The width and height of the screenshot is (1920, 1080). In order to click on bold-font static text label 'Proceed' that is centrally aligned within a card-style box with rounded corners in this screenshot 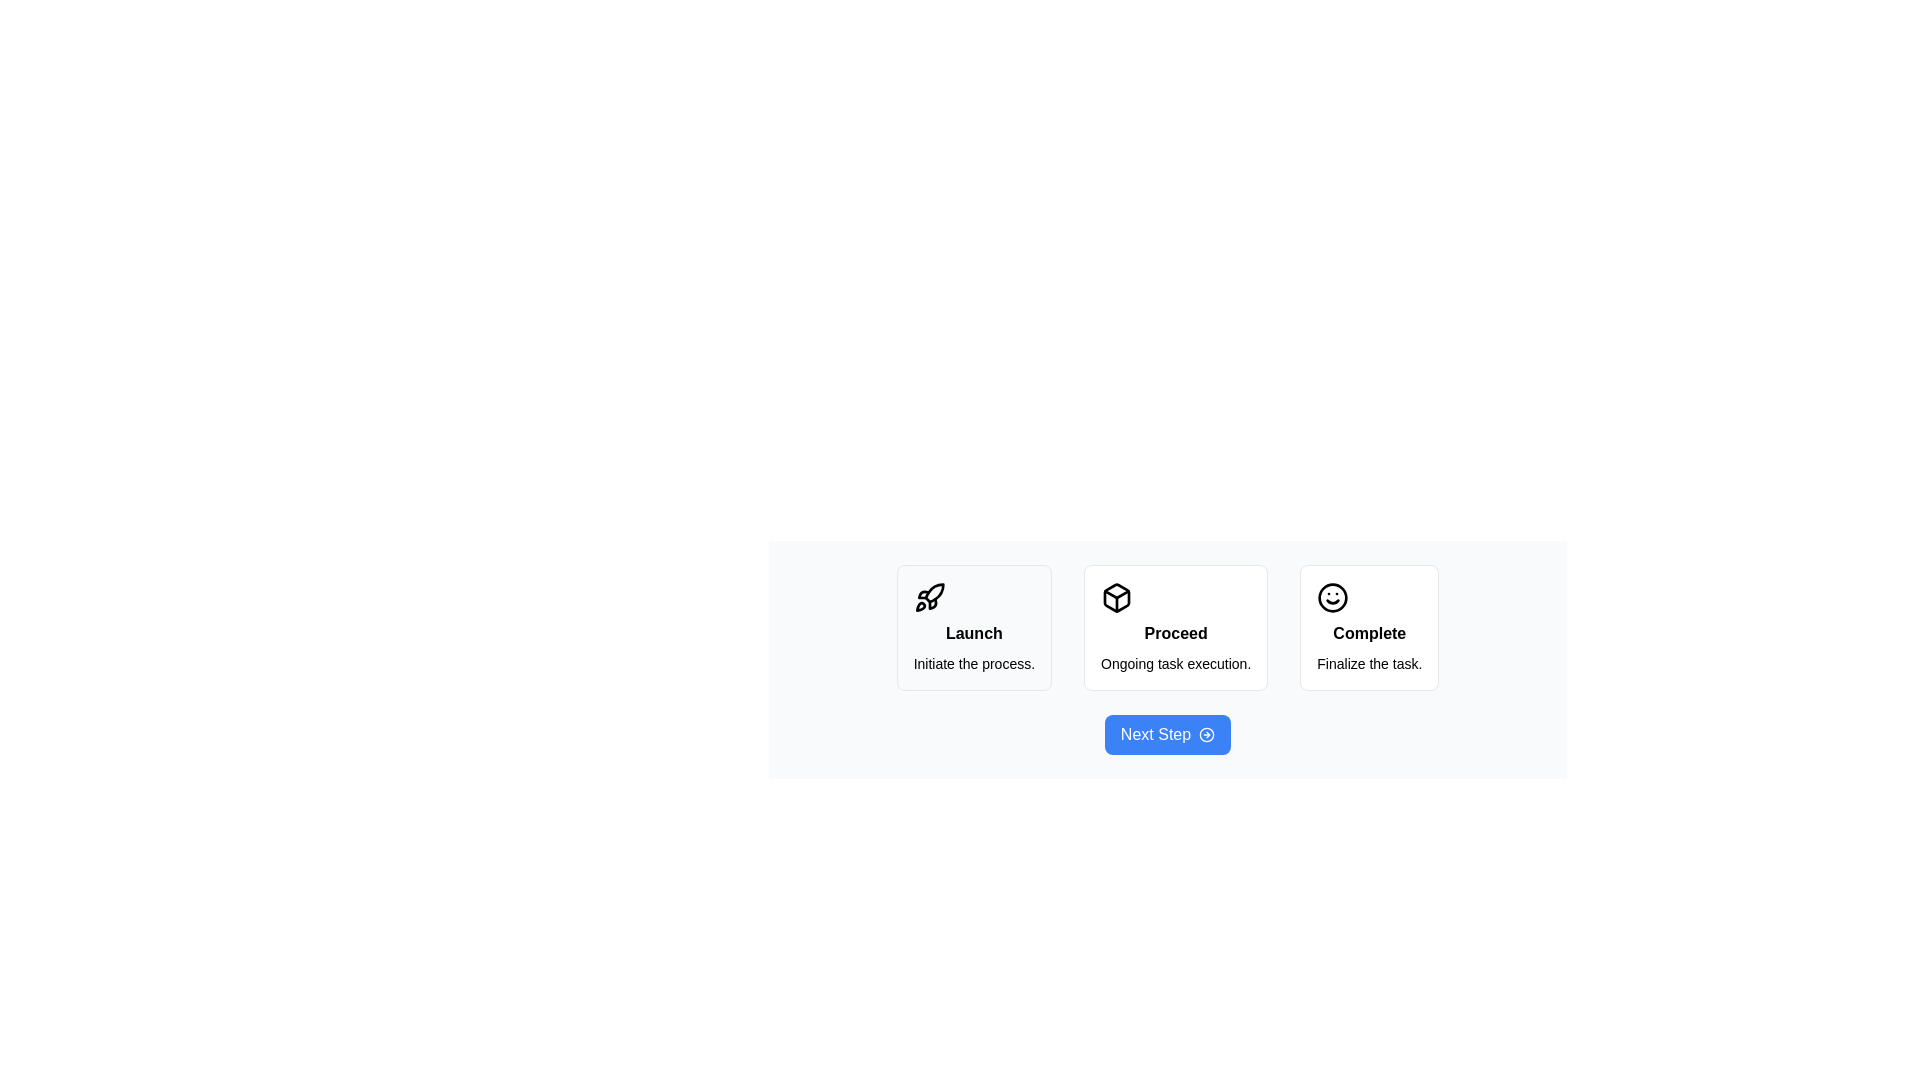, I will do `click(1176, 633)`.